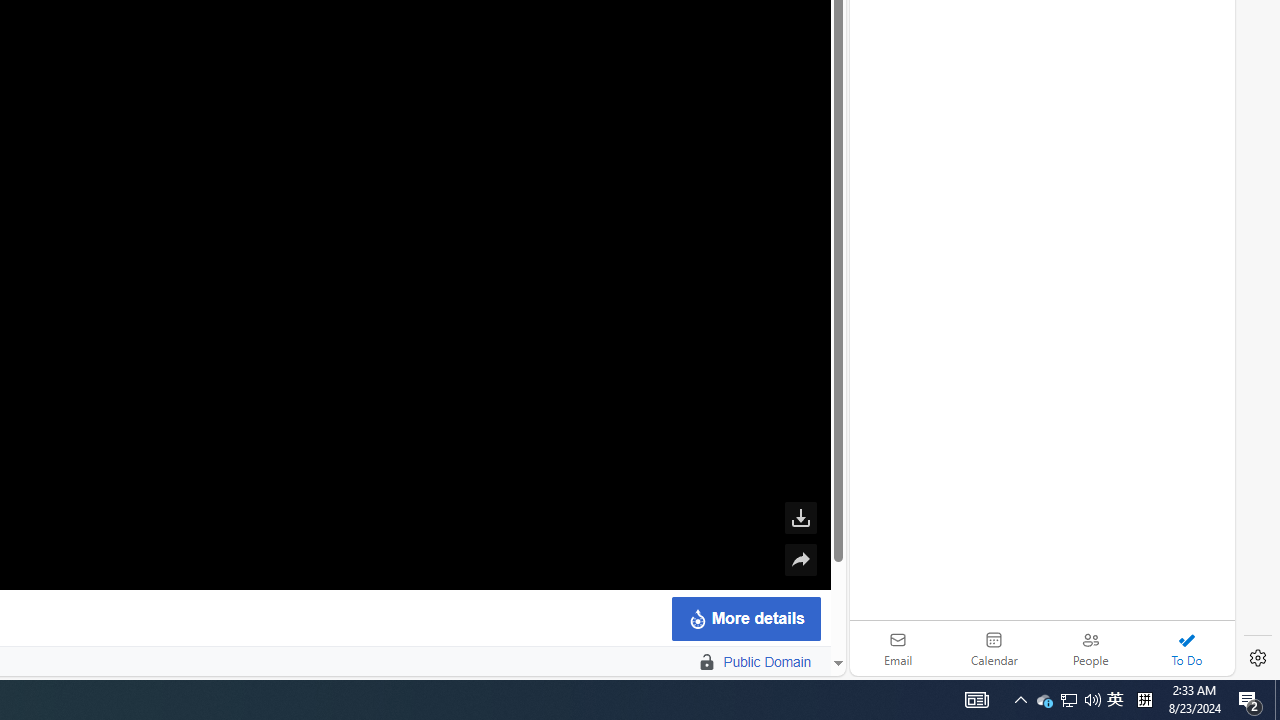  What do you see at coordinates (897, 648) in the screenshot?
I see `'Email'` at bounding box center [897, 648].